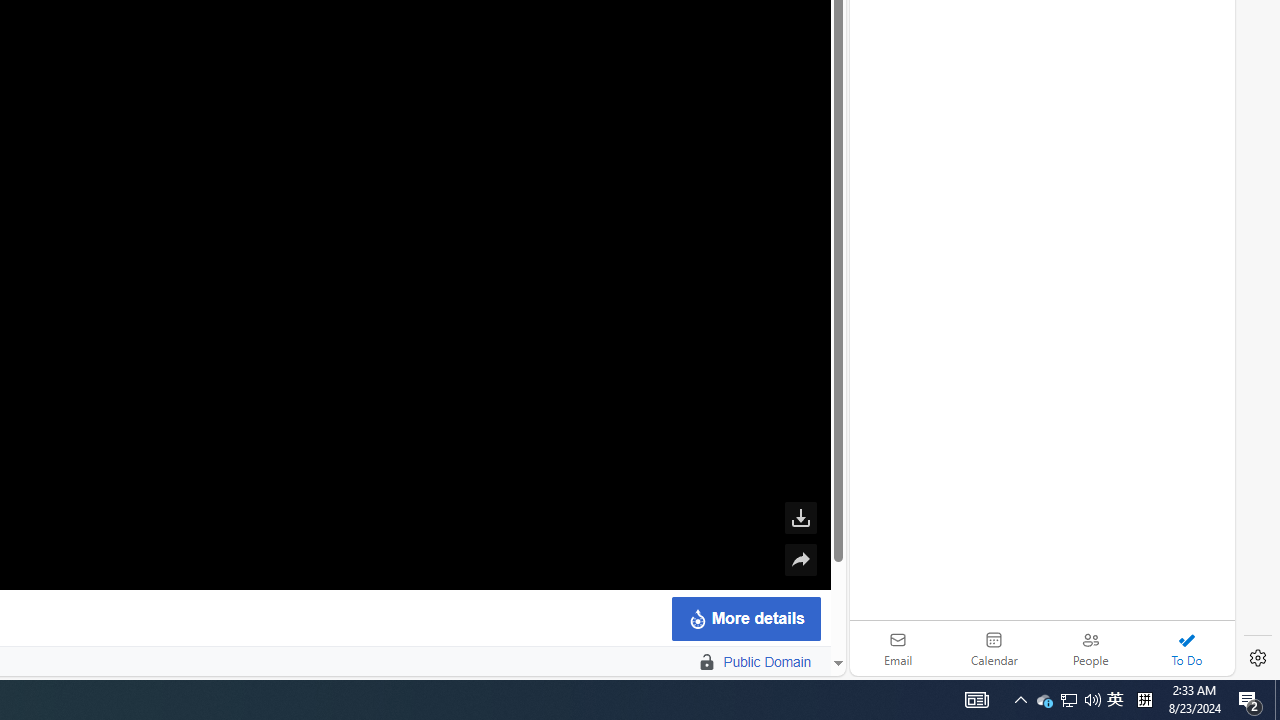  What do you see at coordinates (897, 648) in the screenshot?
I see `'Email'` at bounding box center [897, 648].